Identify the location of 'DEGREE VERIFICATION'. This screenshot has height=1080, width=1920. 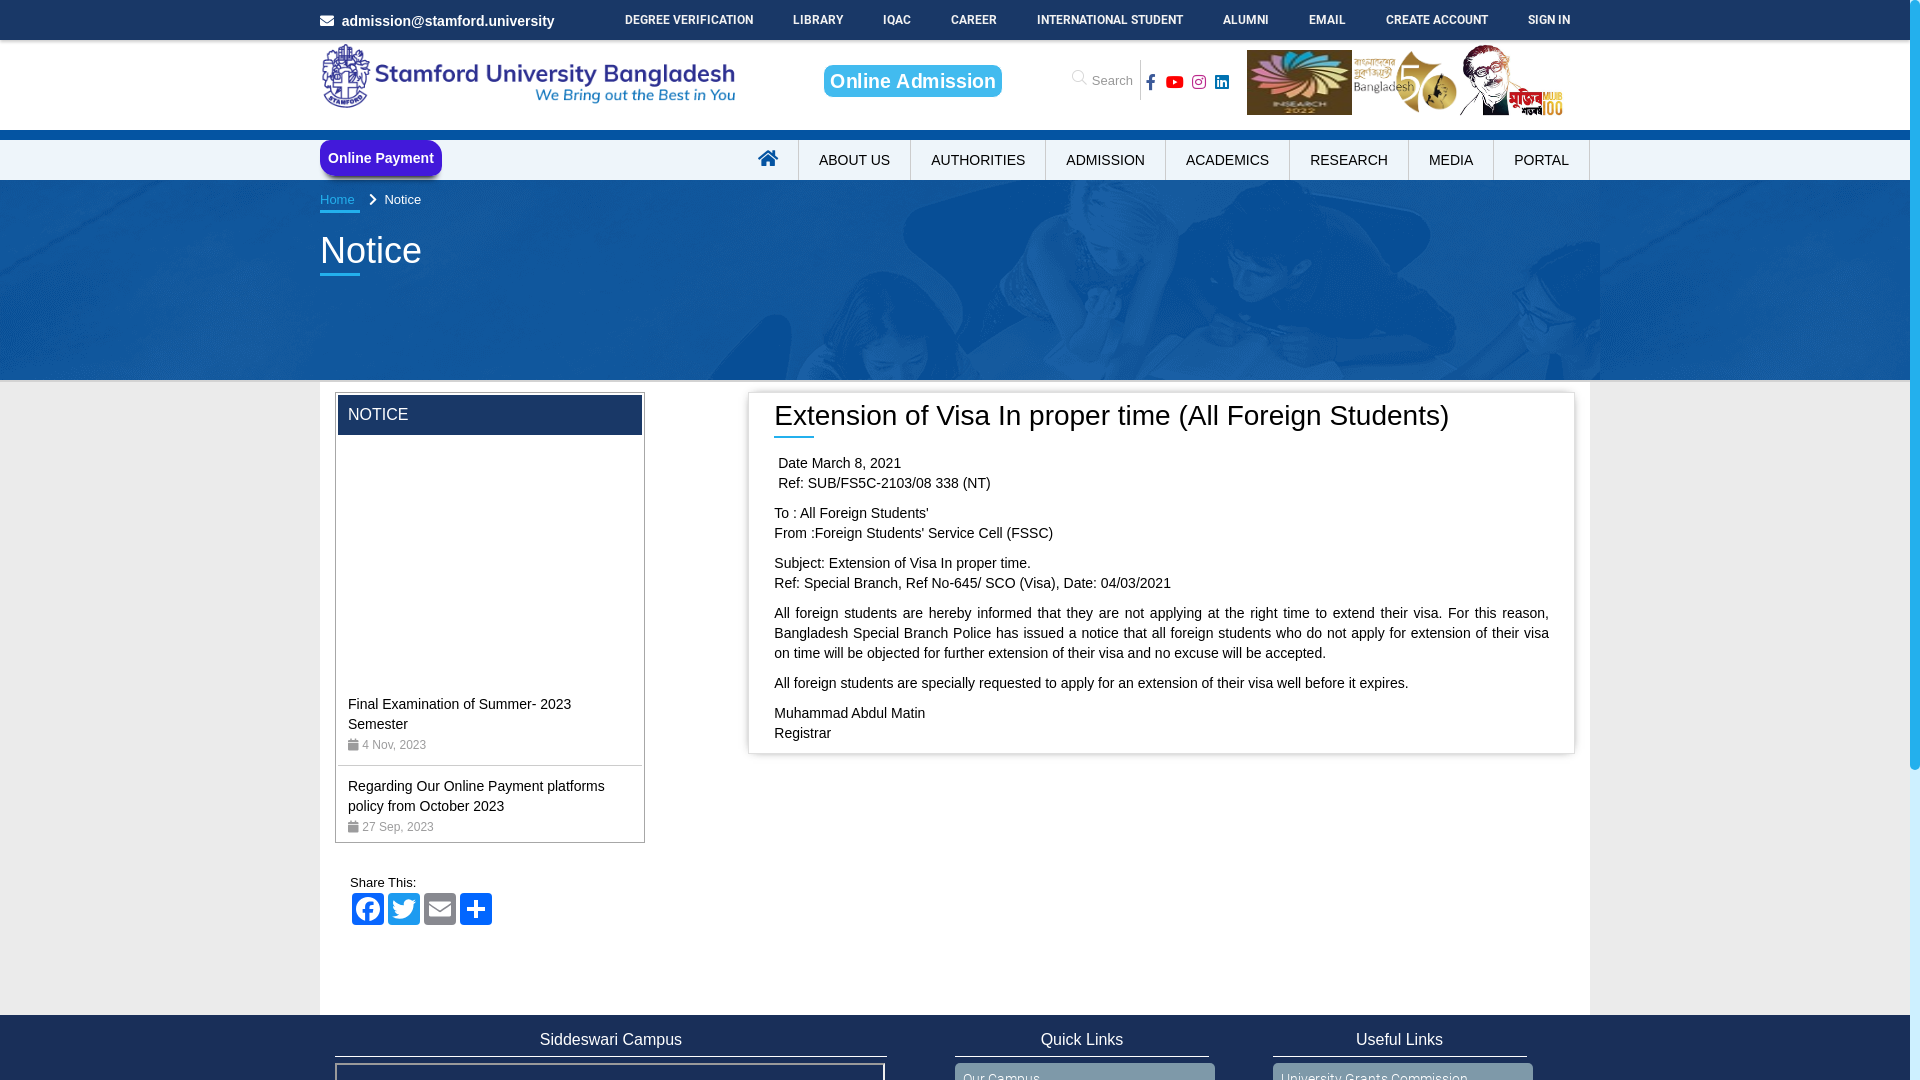
(689, 19).